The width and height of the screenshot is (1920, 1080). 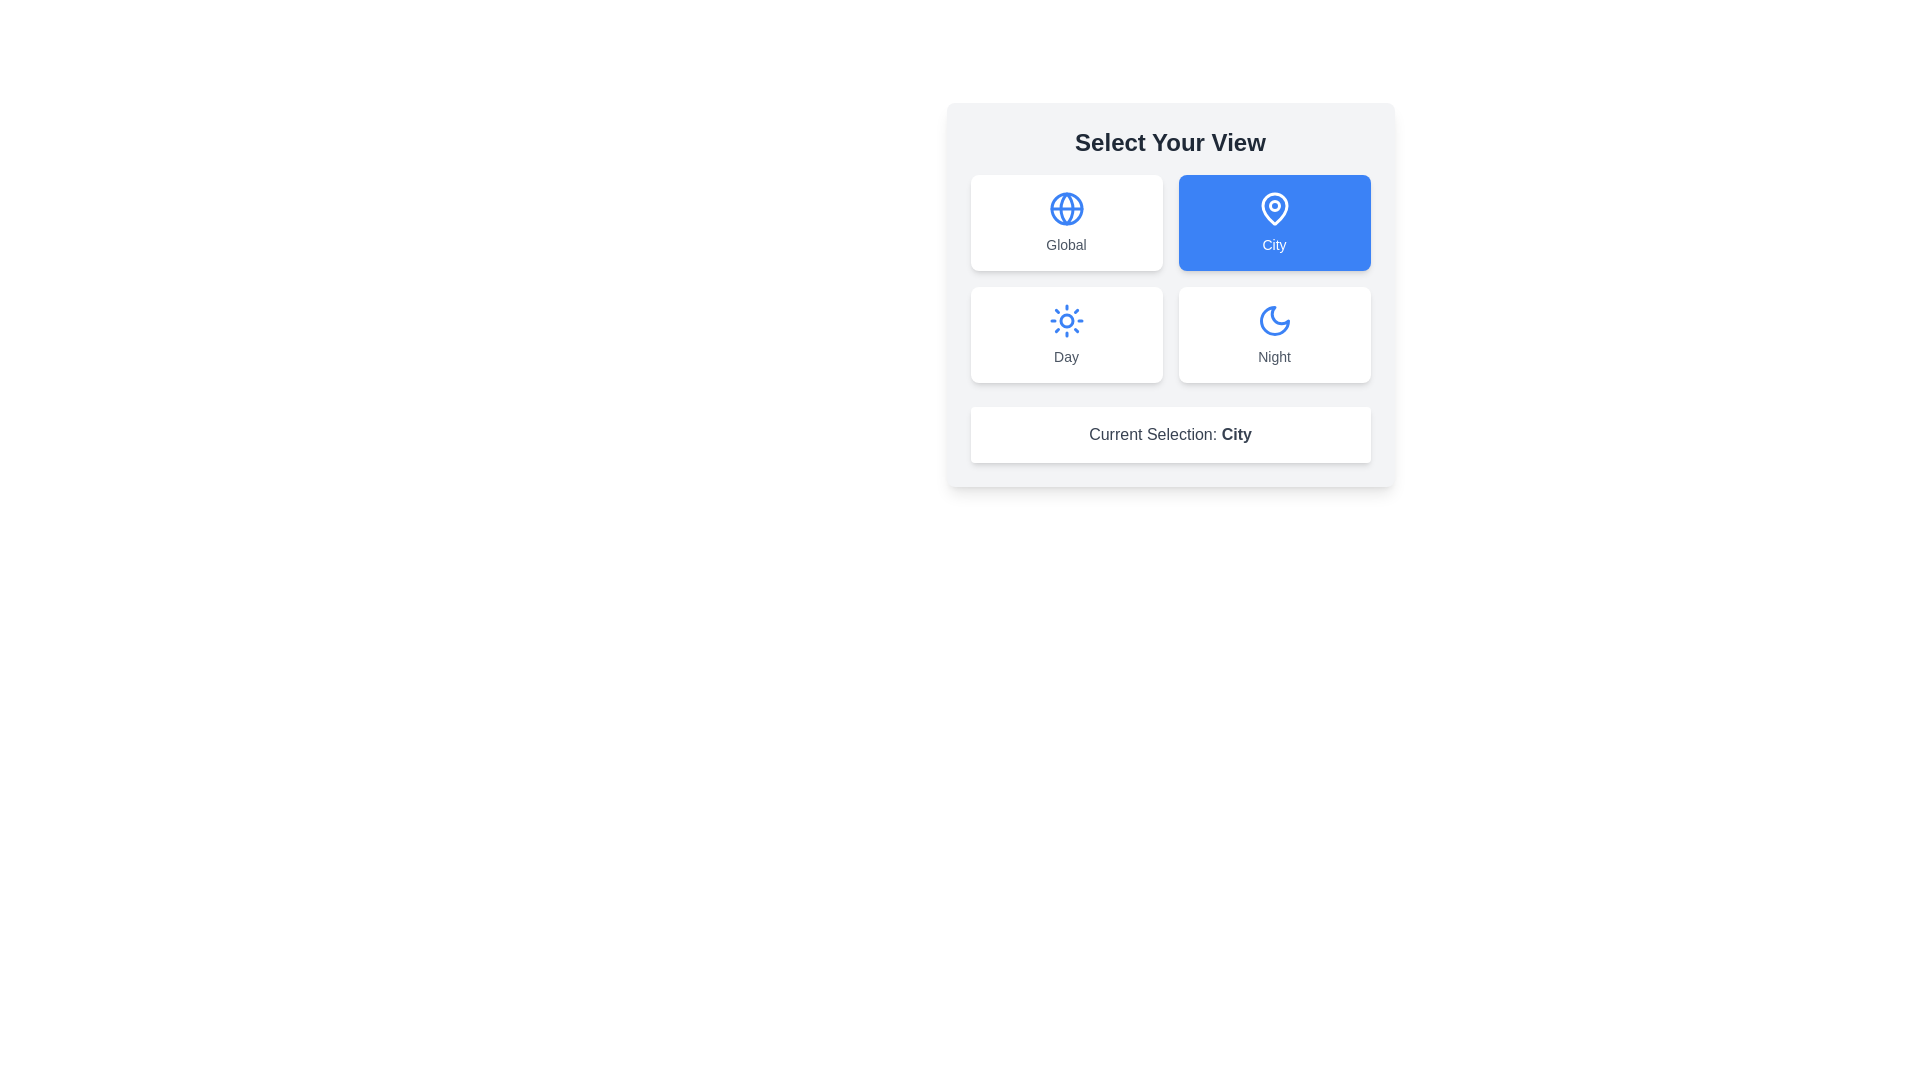 What do you see at coordinates (1273, 319) in the screenshot?
I see `the crescent moon-shaped SVG icon styled with a blue color (class 'text-blue-500') located` at bounding box center [1273, 319].